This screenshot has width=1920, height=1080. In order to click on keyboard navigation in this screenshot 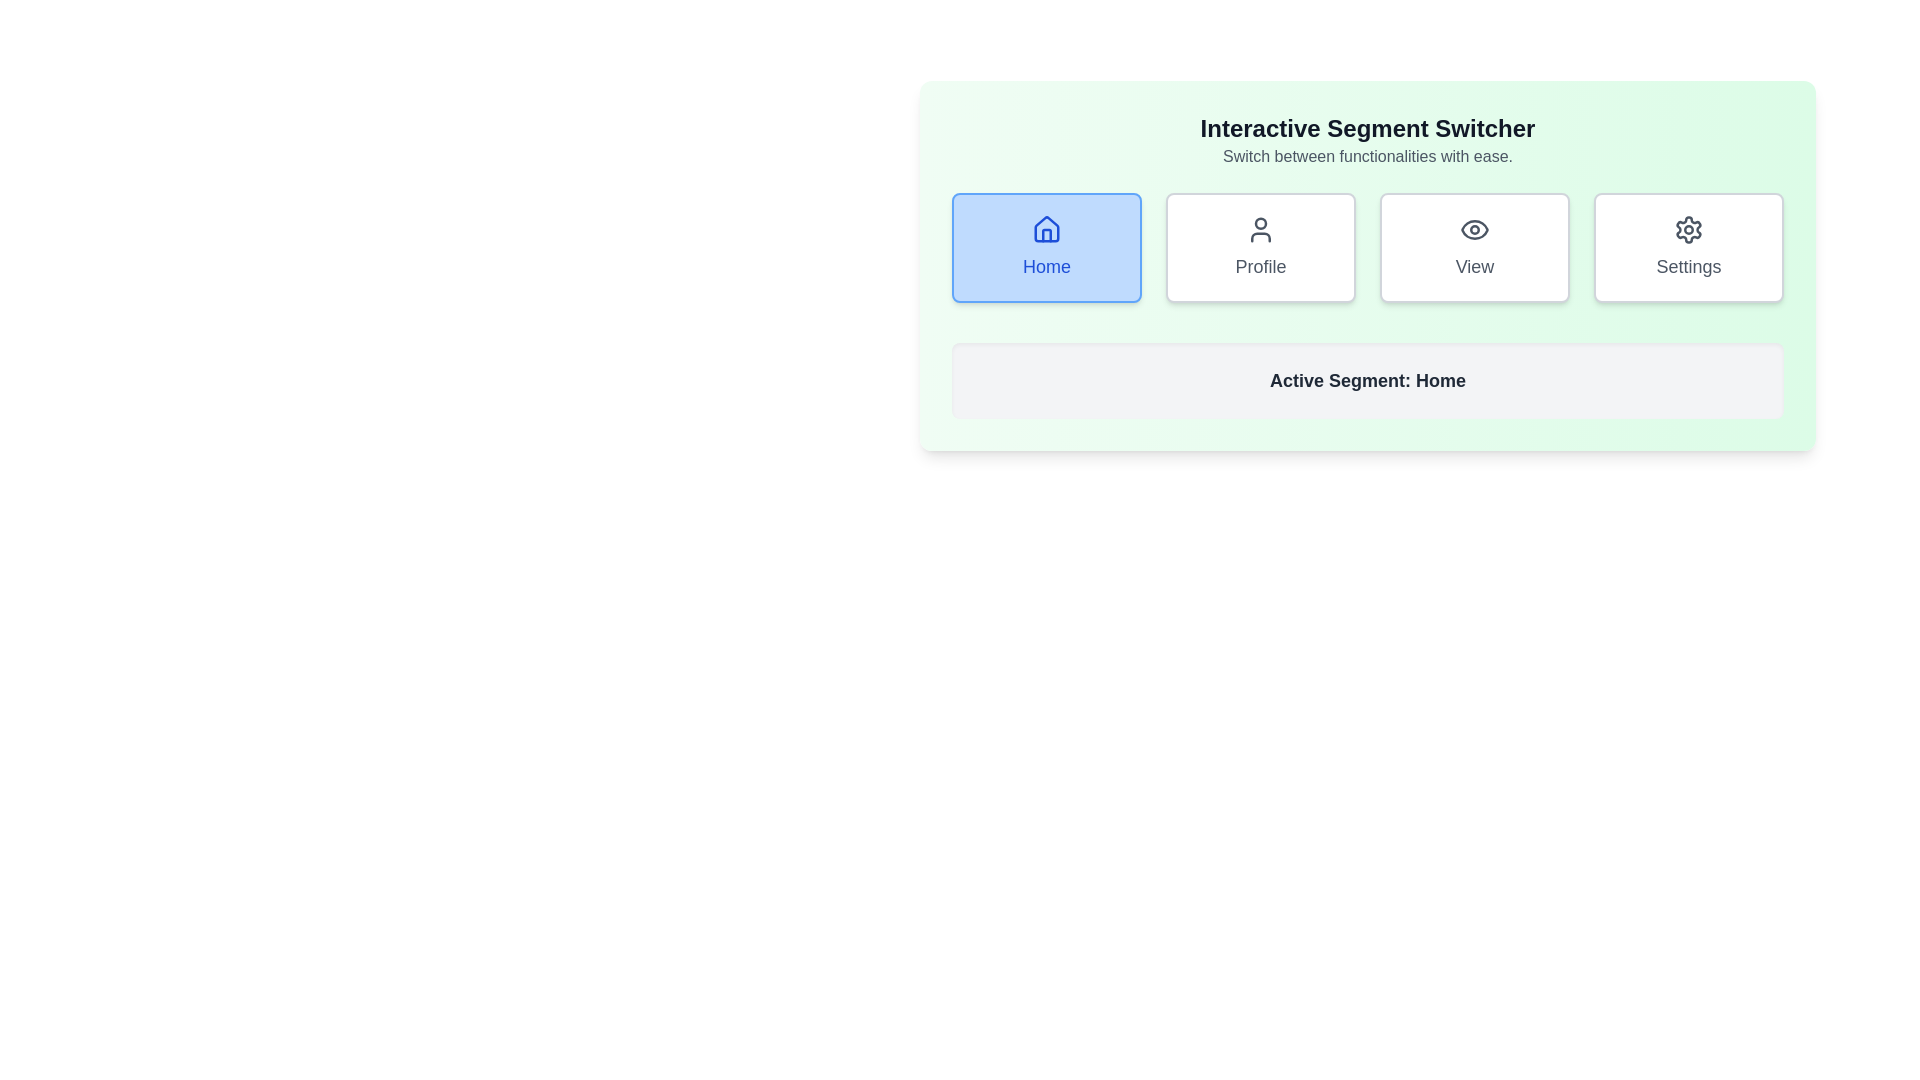, I will do `click(1045, 246)`.